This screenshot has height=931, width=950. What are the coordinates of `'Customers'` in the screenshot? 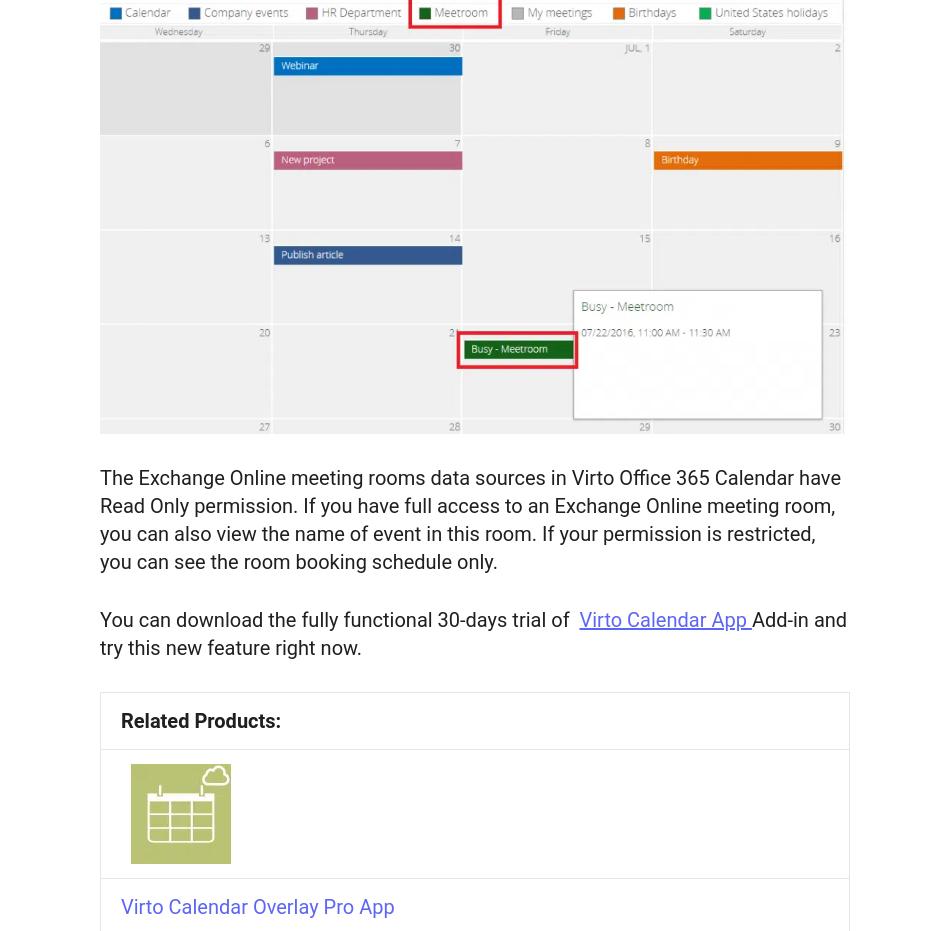 It's located at (95, 384).